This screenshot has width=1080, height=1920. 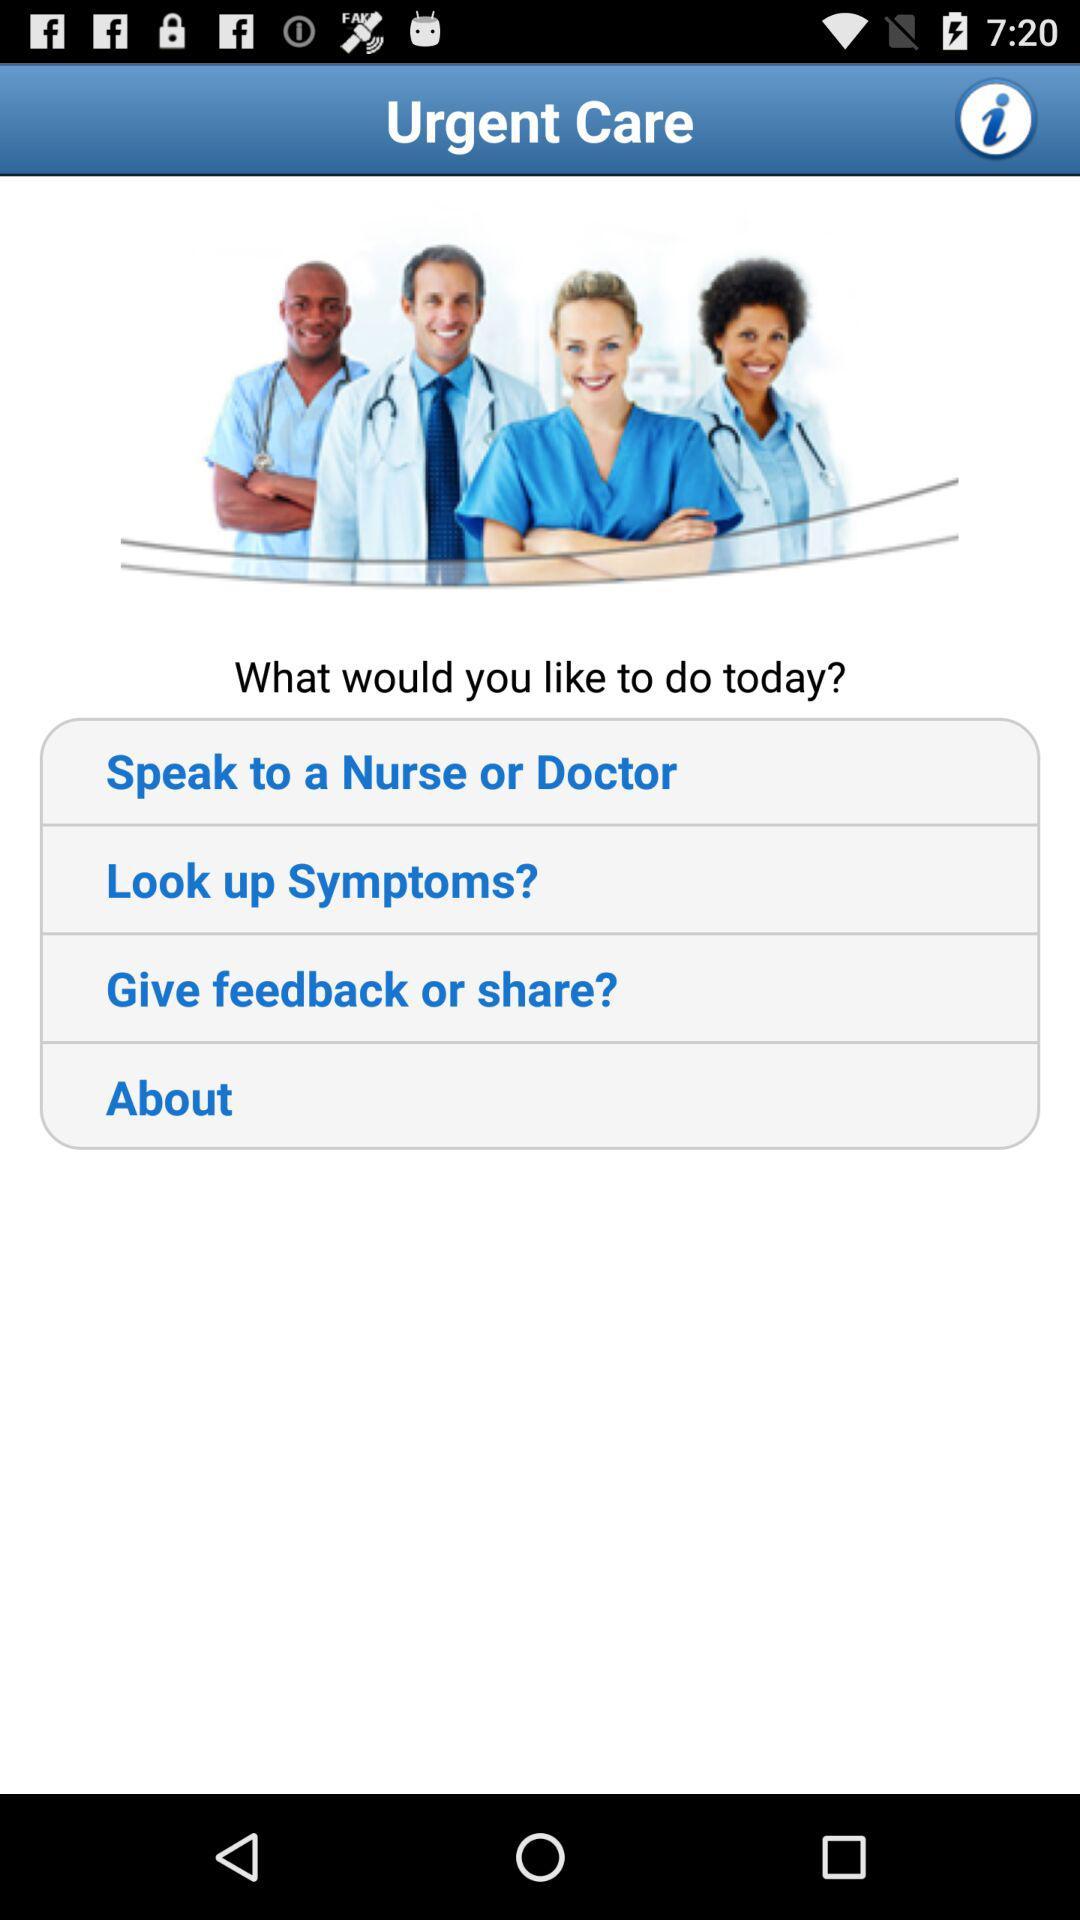 I want to click on the item above the give feedback or, so click(x=289, y=879).